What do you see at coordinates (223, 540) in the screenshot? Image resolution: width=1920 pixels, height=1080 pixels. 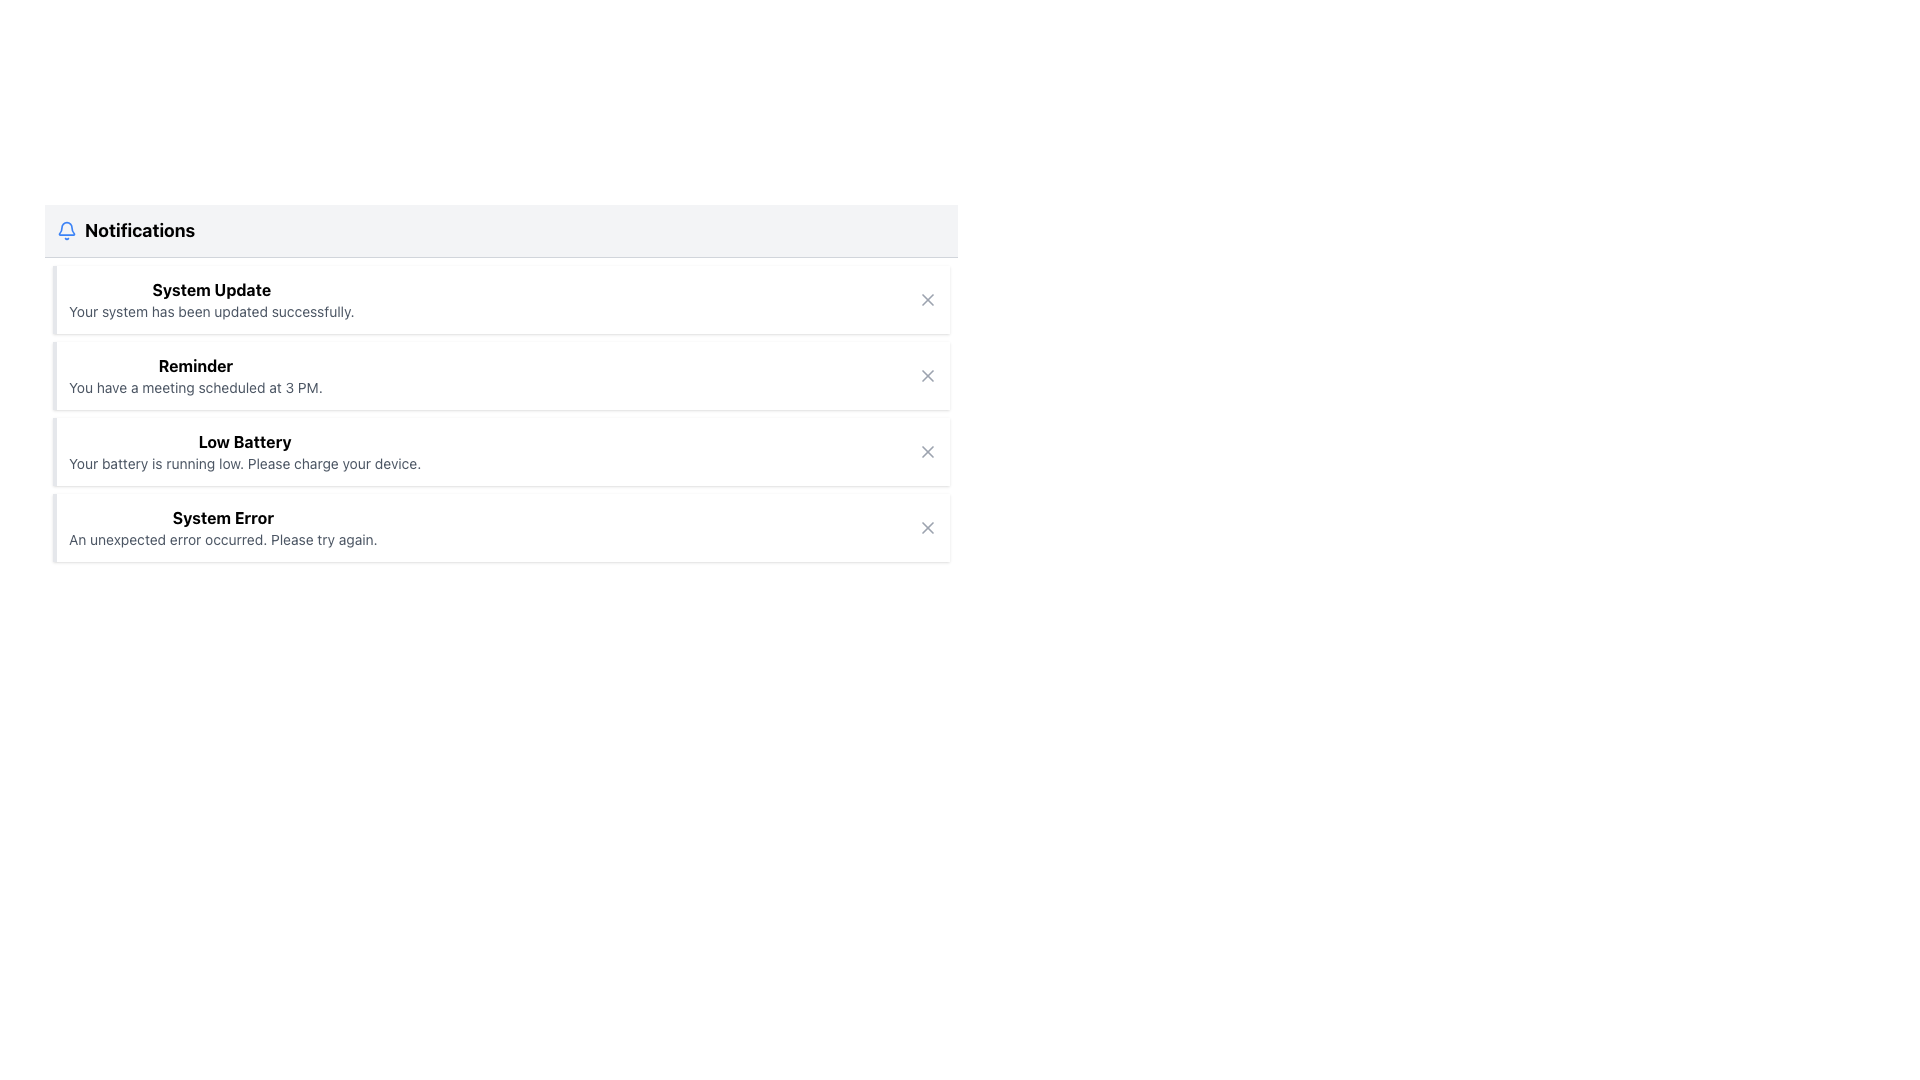 I see `the static text element displaying the message 'An unexpected error occurred. Please try again.' which is located below the 'System Error' title in the notification list` at bounding box center [223, 540].